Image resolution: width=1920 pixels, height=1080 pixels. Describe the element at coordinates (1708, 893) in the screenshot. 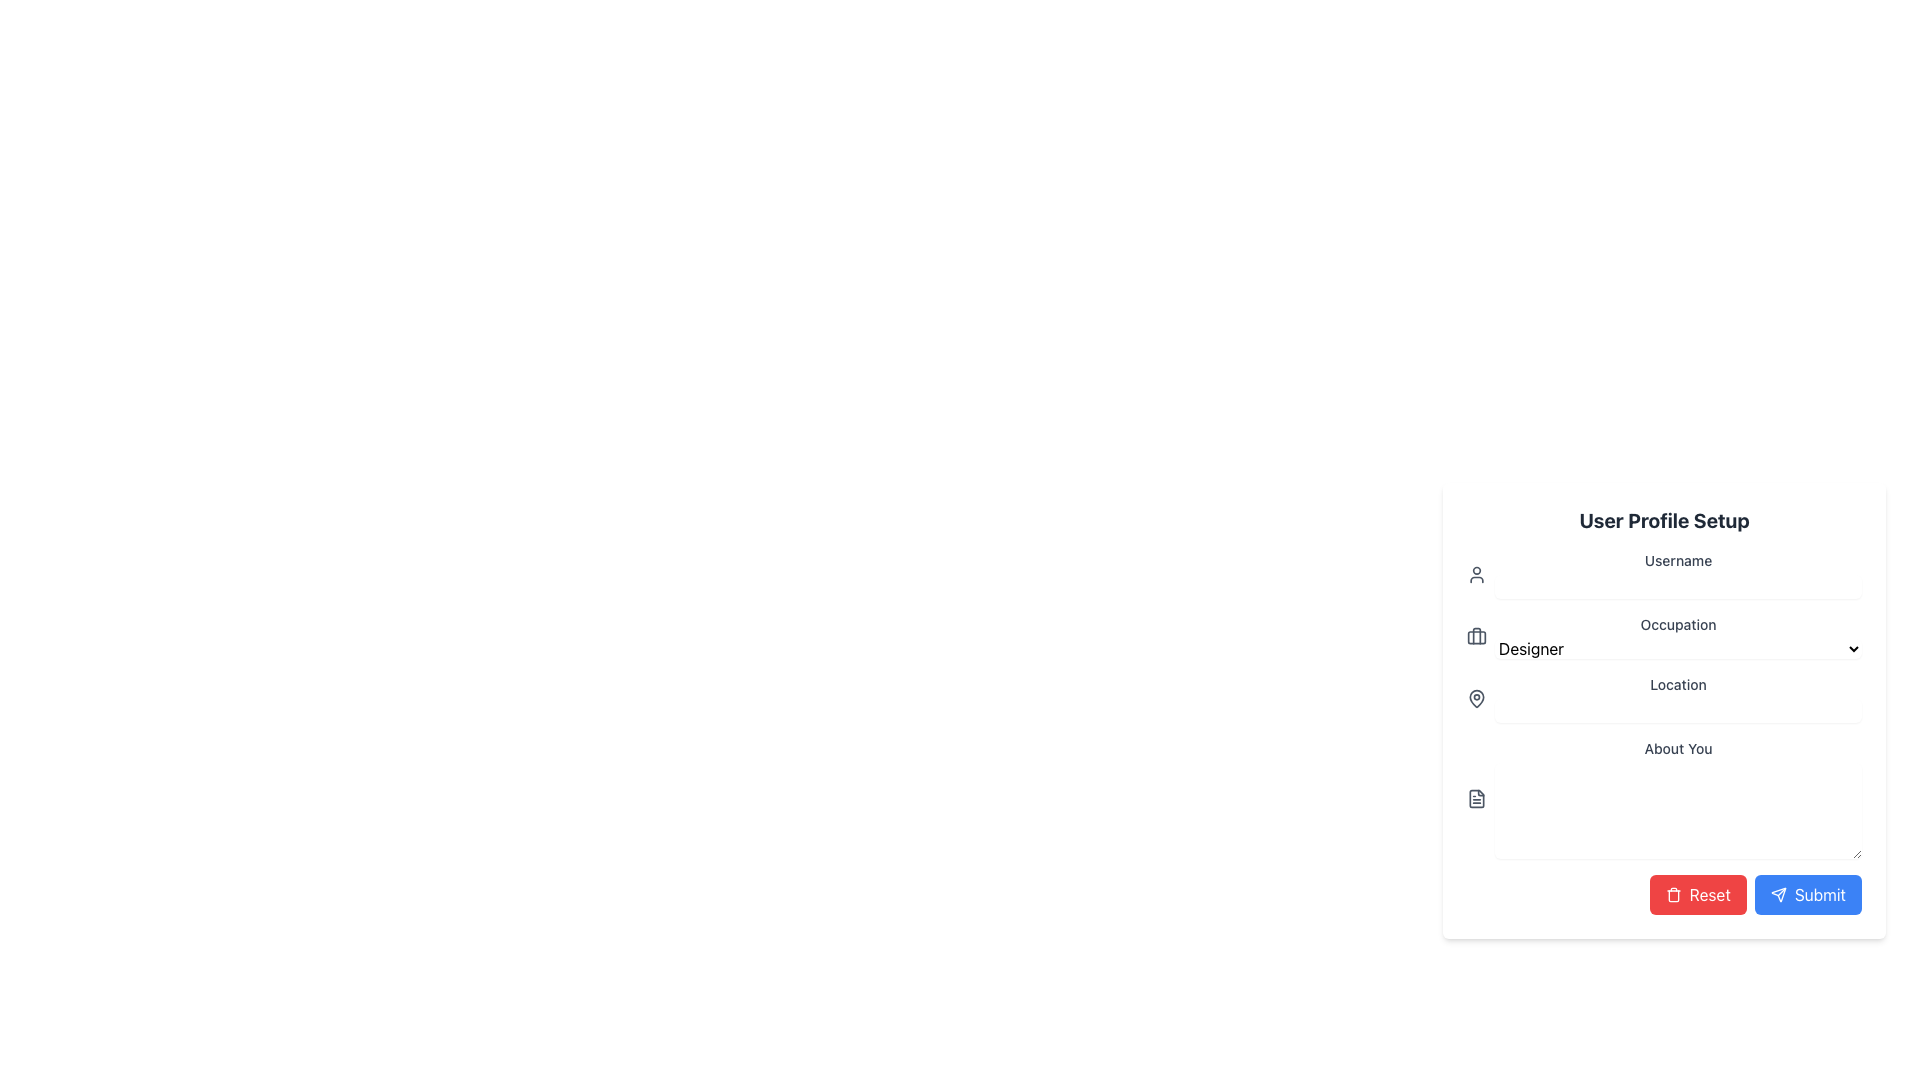

I see `the prominent red rectangular 'Reset' button with rounded corners located to the left of the 'Submit' button` at that location.